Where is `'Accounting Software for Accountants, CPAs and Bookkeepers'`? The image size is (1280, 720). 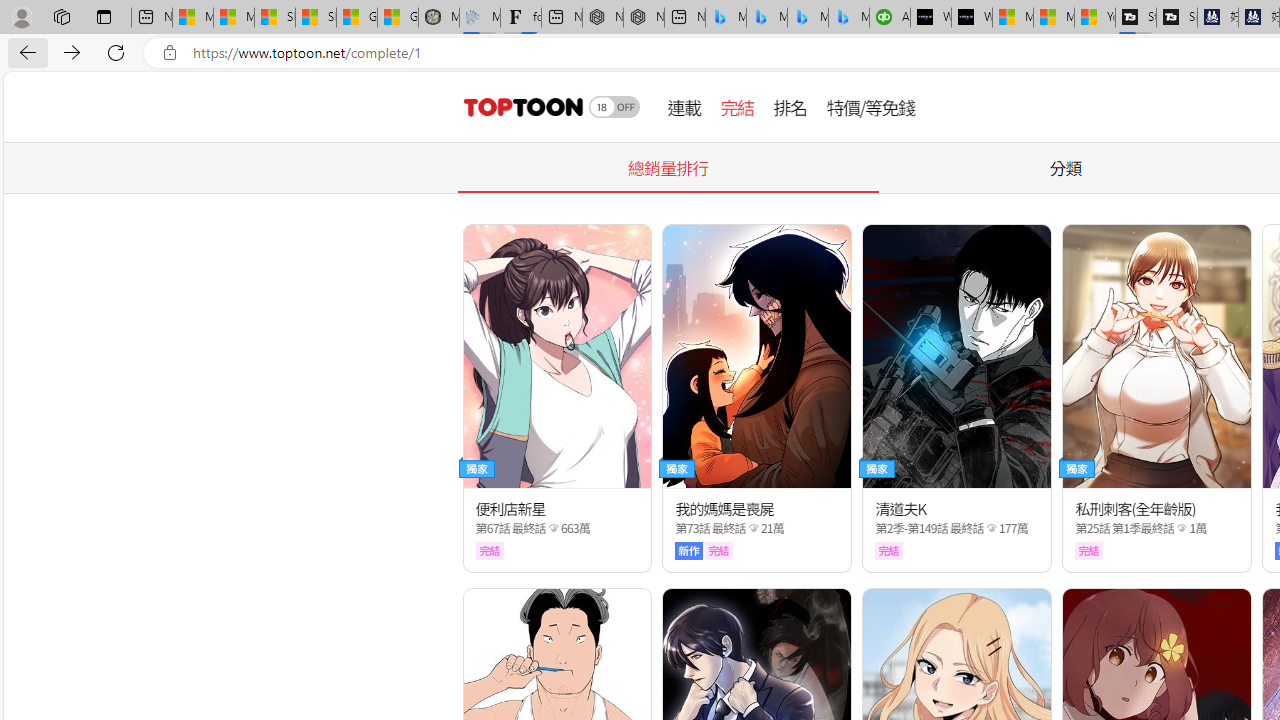
'Accounting Software for Accountants, CPAs and Bookkeepers' is located at coordinates (889, 17).